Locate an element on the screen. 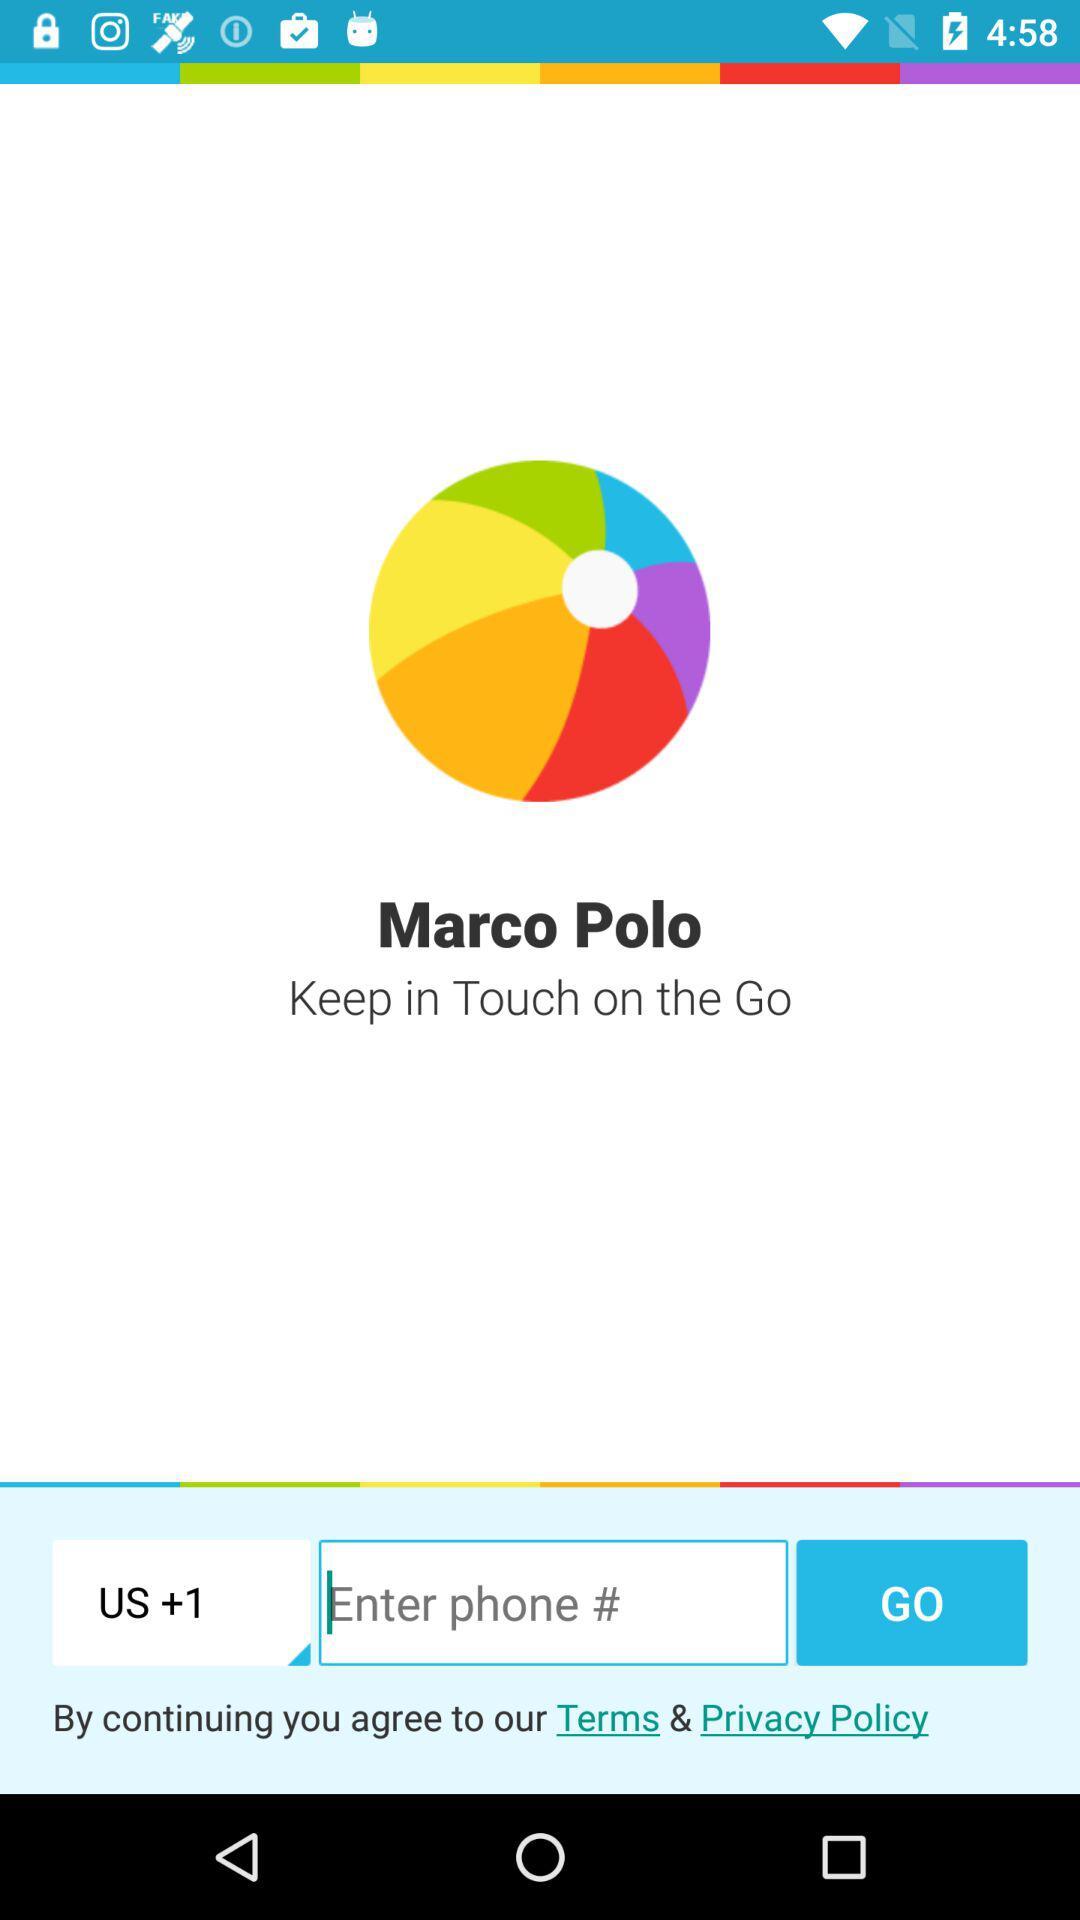  item next to the go item is located at coordinates (553, 1602).